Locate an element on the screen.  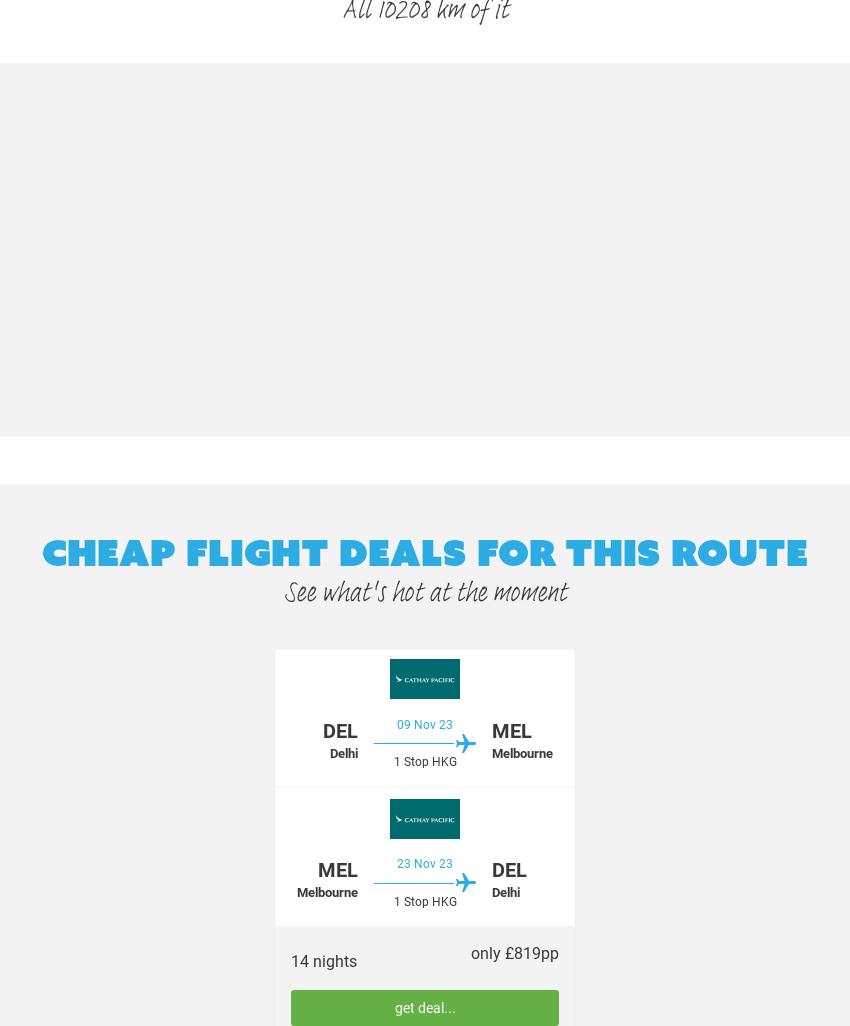
'only' is located at coordinates (486, 953).